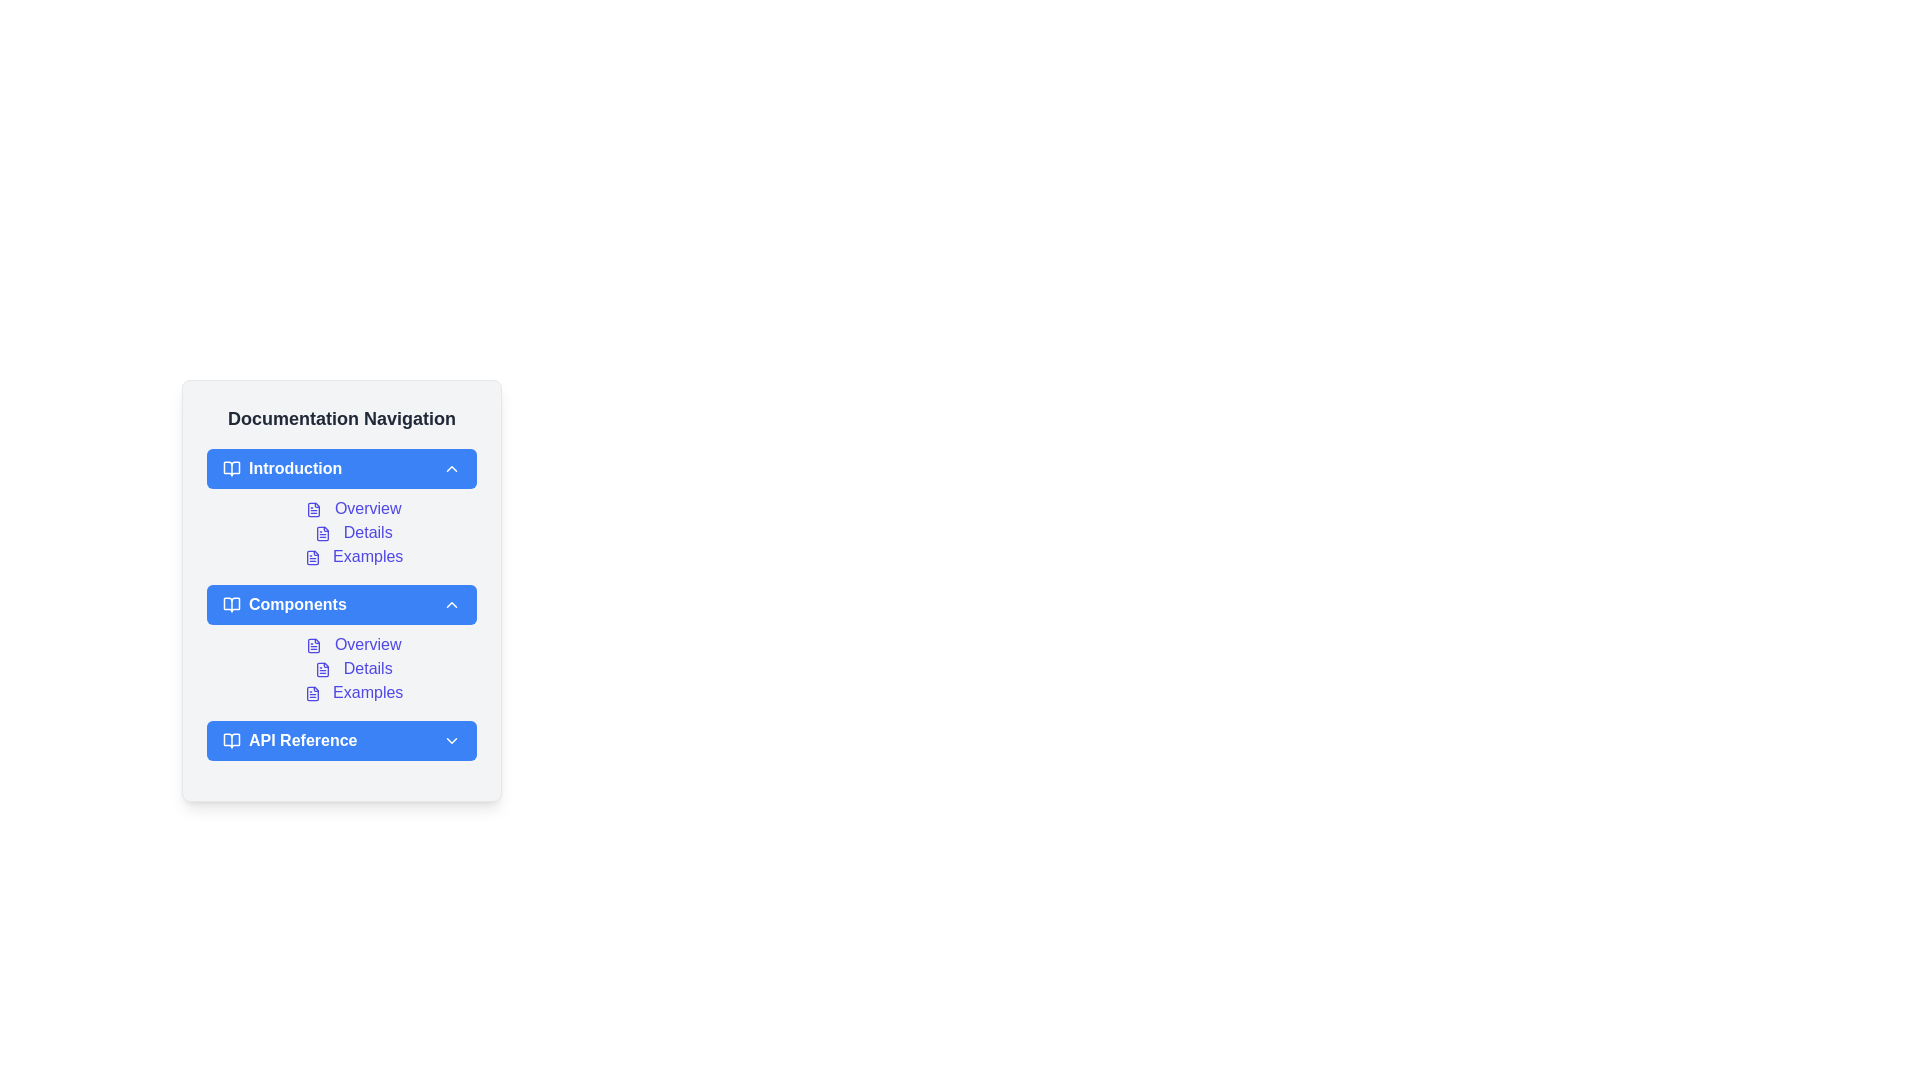 Image resolution: width=1920 pixels, height=1080 pixels. What do you see at coordinates (313, 508) in the screenshot?
I see `the 'Overview' icon located to the left of the text under the expanded 'Introduction' section of the navigation menu` at bounding box center [313, 508].